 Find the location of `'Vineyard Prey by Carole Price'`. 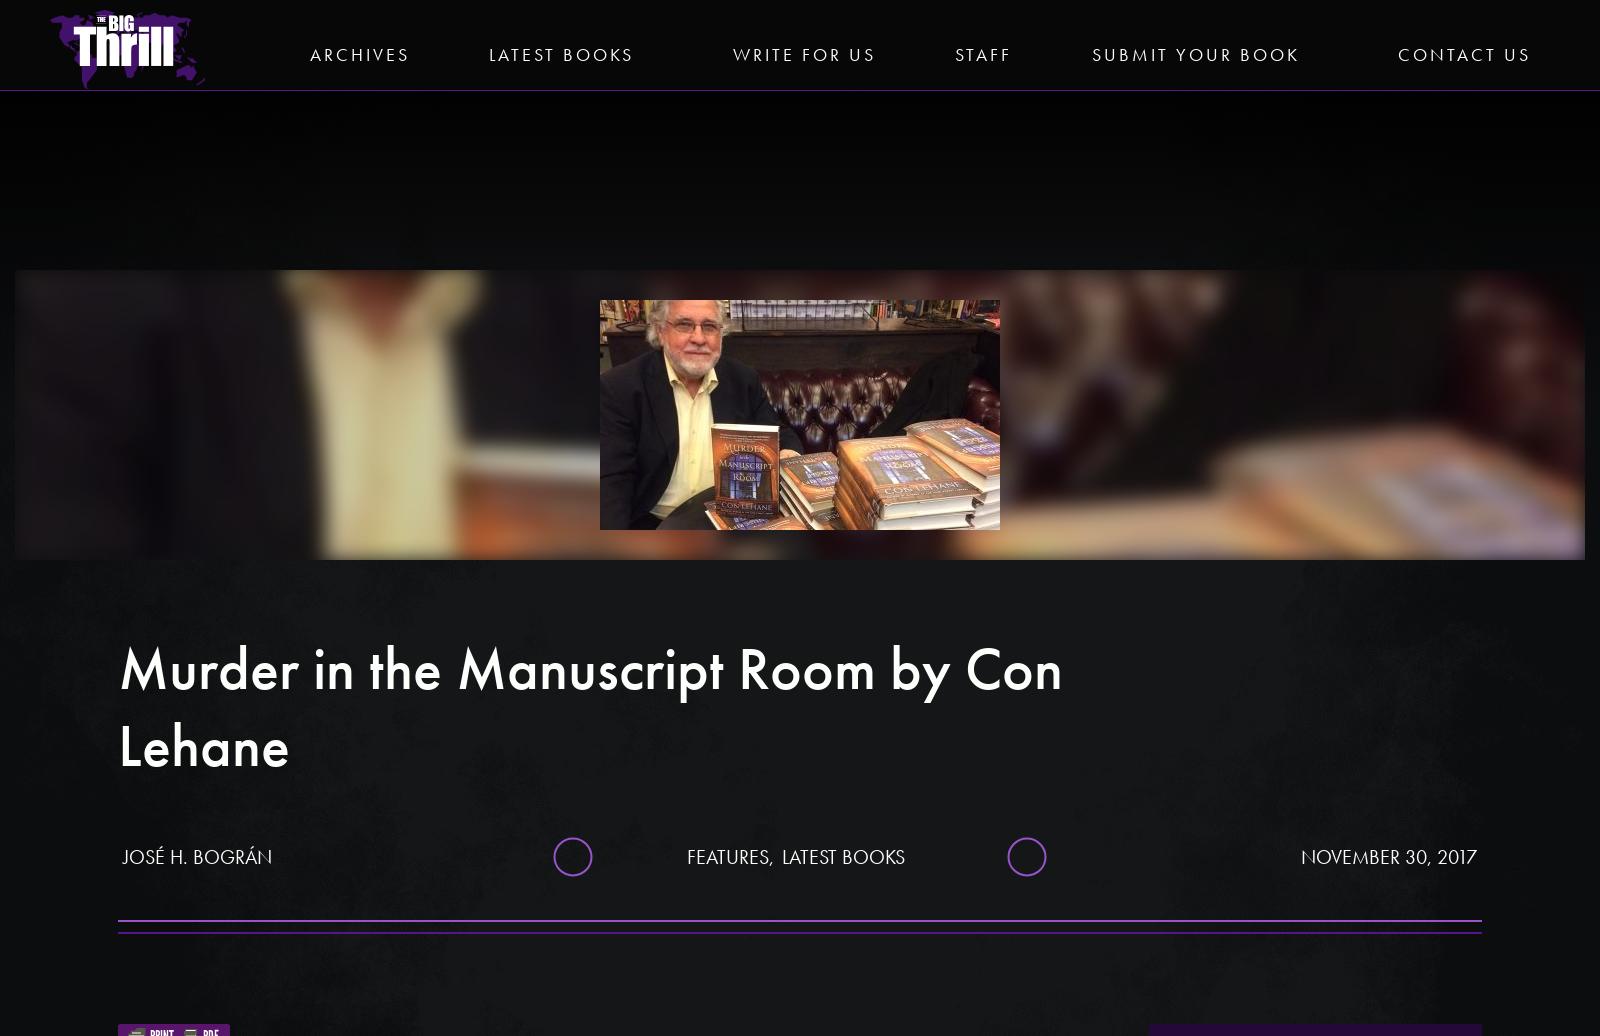

'Vineyard Prey by Carole Price' is located at coordinates (116, 481).